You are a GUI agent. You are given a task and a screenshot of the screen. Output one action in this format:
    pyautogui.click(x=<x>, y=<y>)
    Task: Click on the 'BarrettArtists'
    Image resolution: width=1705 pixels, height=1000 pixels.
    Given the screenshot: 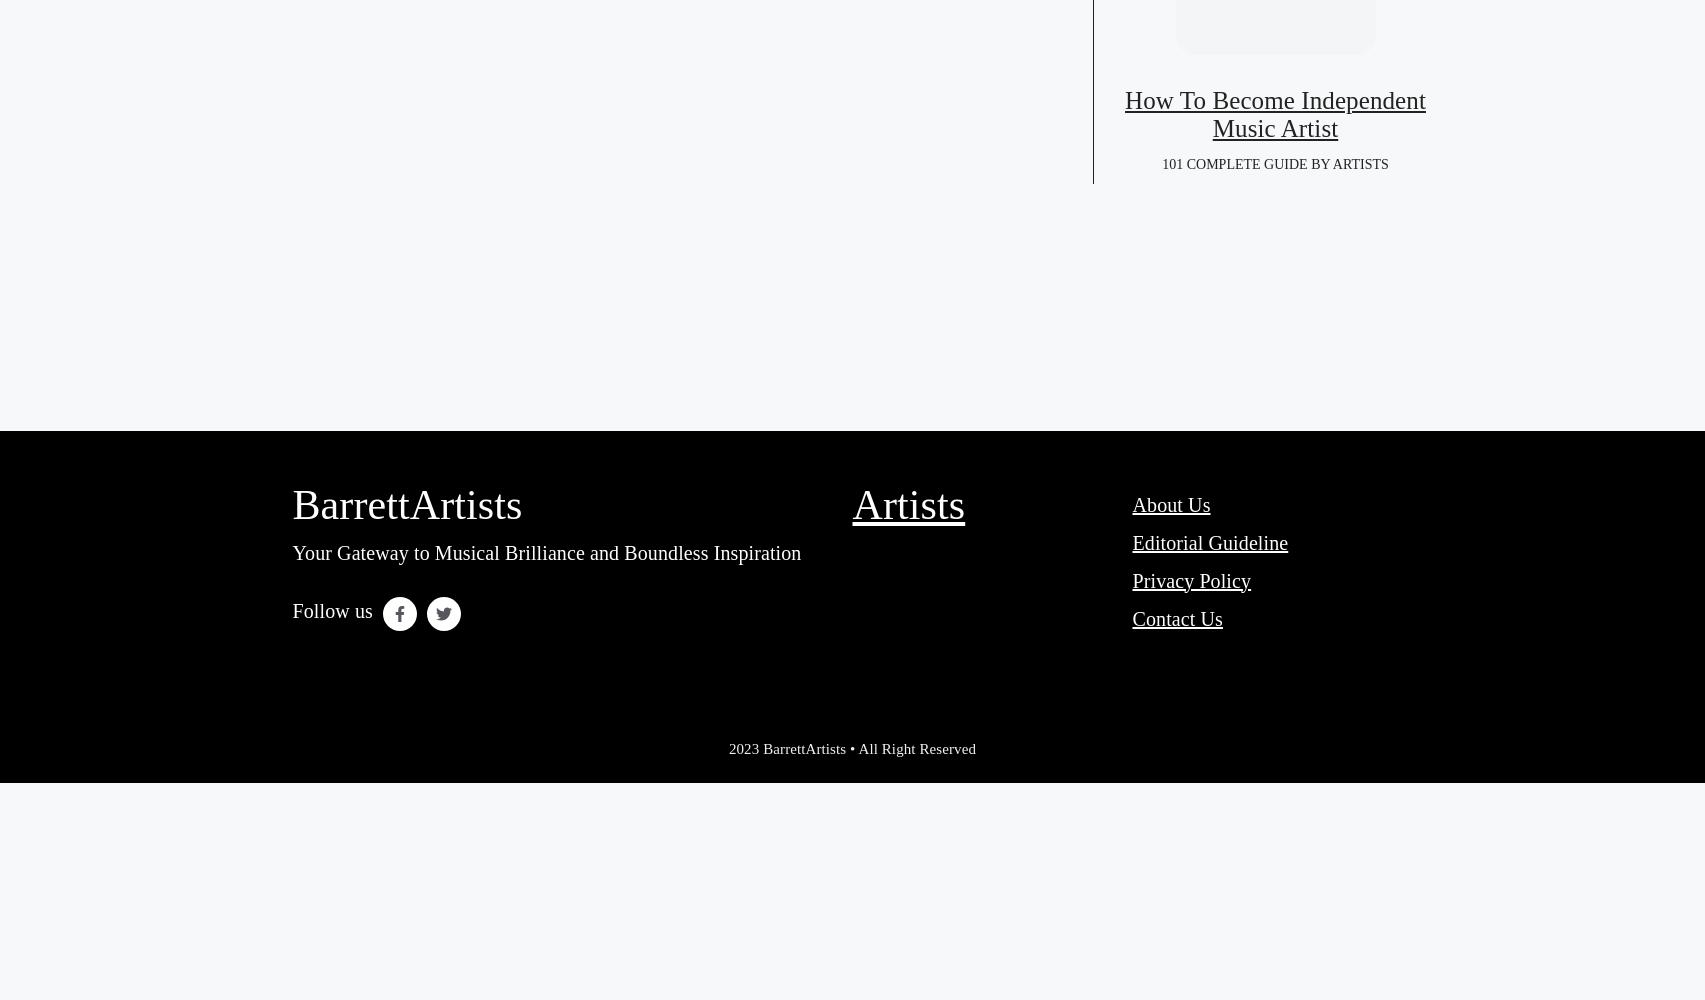 What is the action you would take?
    pyautogui.click(x=405, y=504)
    